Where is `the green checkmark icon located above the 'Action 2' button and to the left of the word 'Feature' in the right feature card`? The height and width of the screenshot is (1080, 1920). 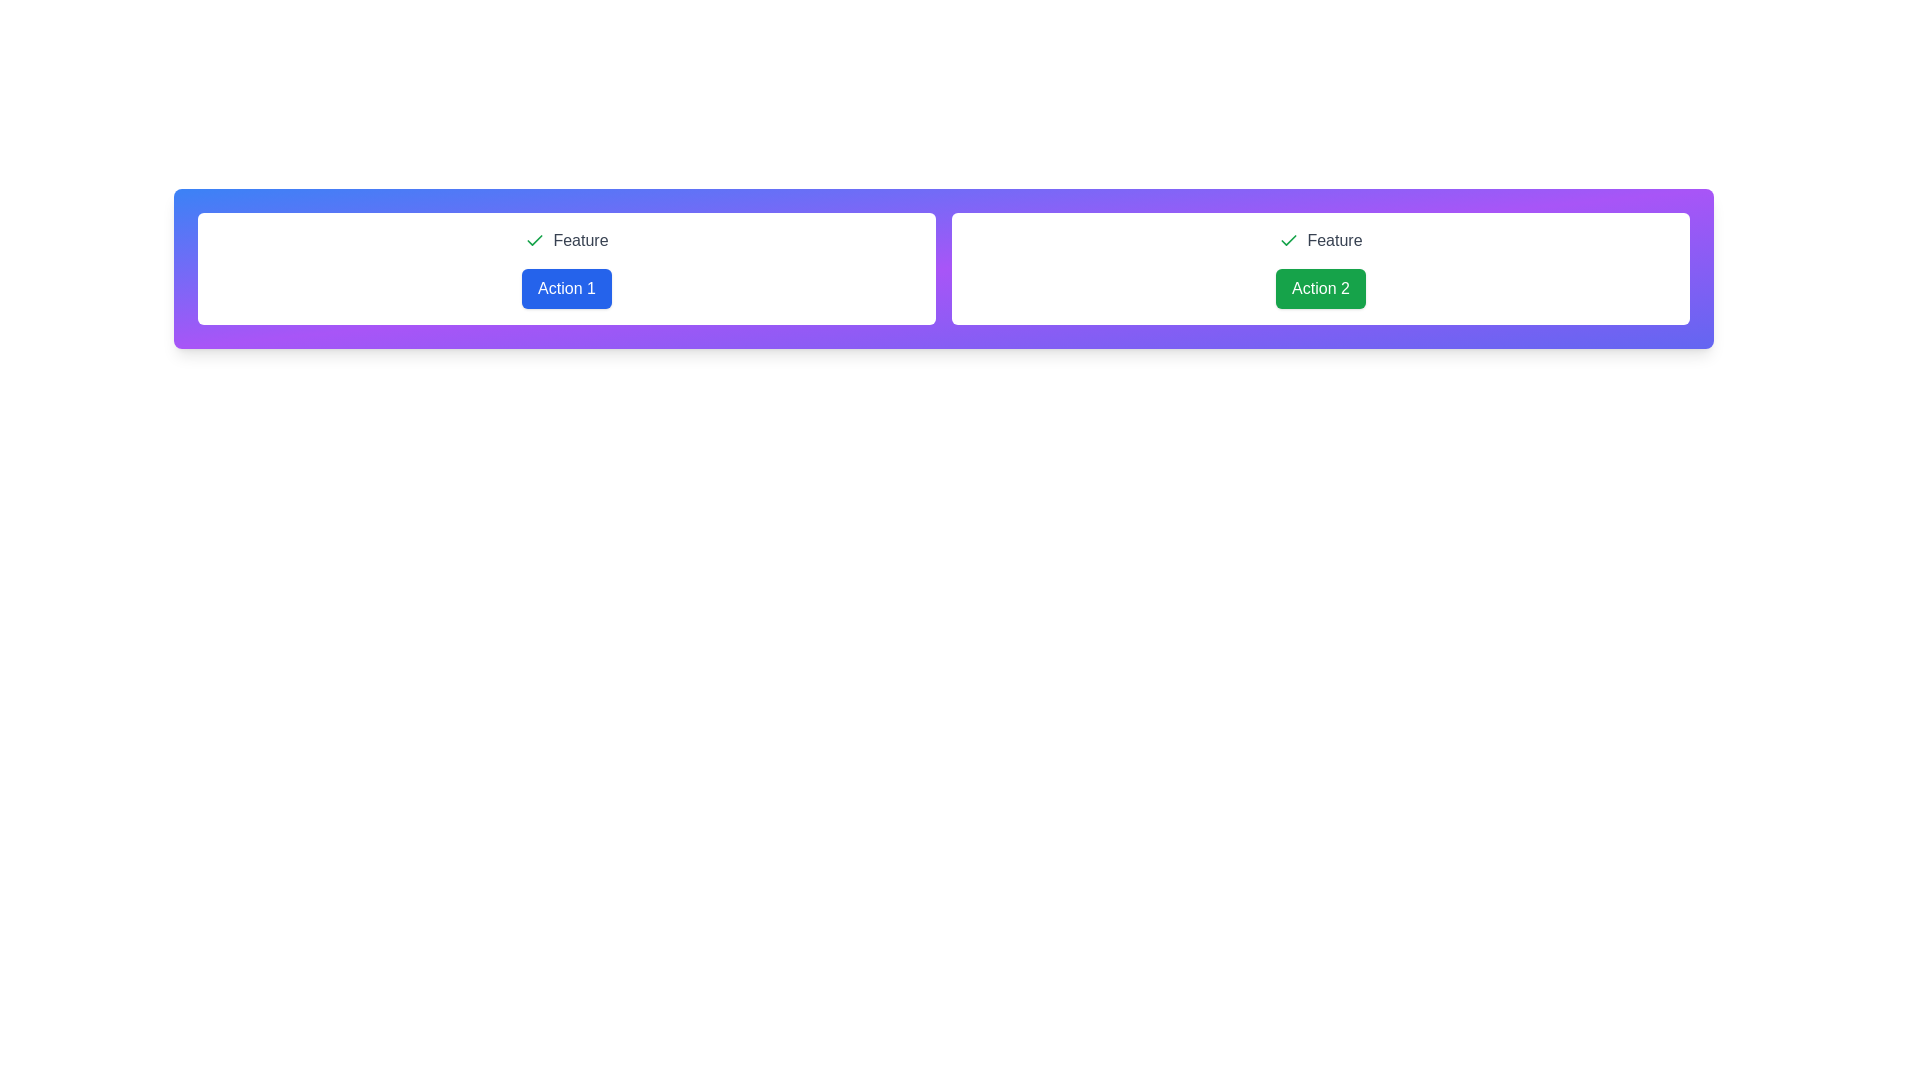
the green checkmark icon located above the 'Action 2' button and to the left of the word 'Feature' in the right feature card is located at coordinates (535, 239).